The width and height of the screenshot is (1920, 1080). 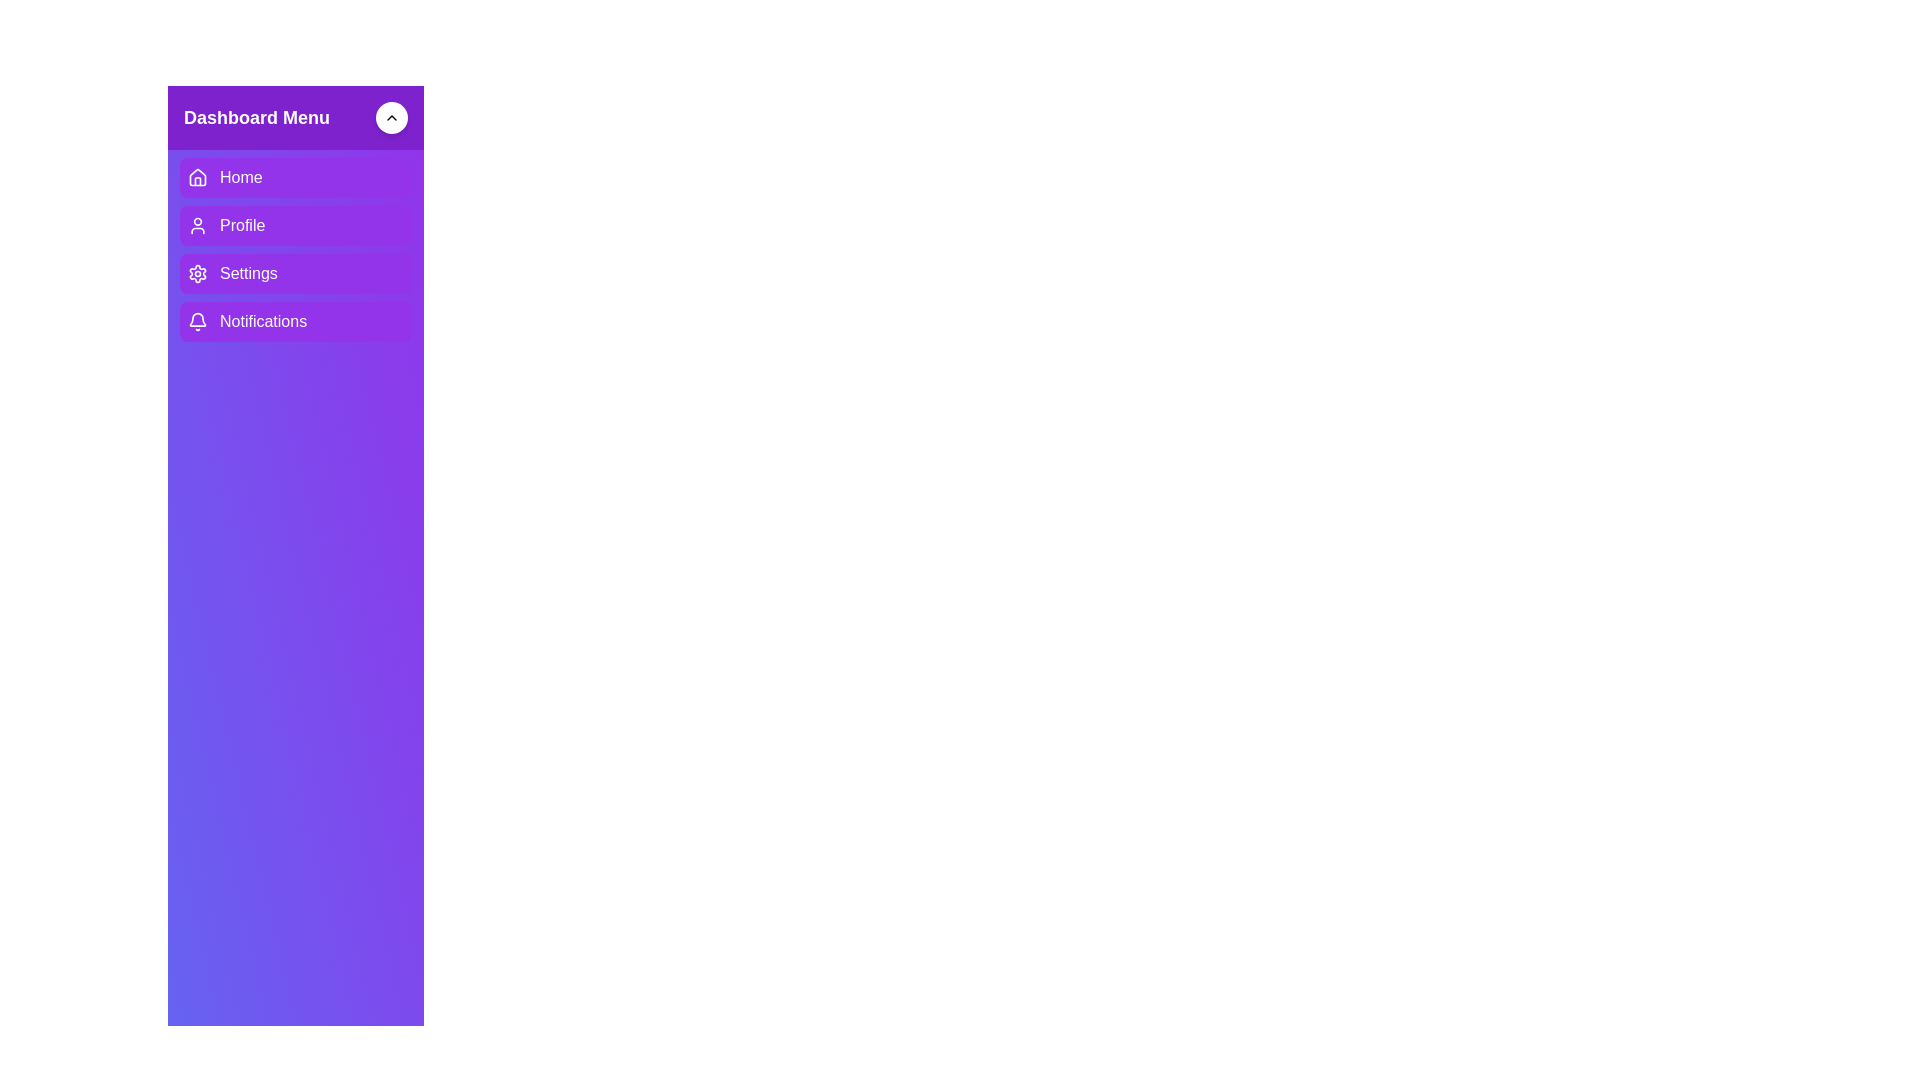 I want to click on the interactive button located in the top-right corner of the purple header bar labeled 'Dashboard Menu', so click(x=392, y=118).